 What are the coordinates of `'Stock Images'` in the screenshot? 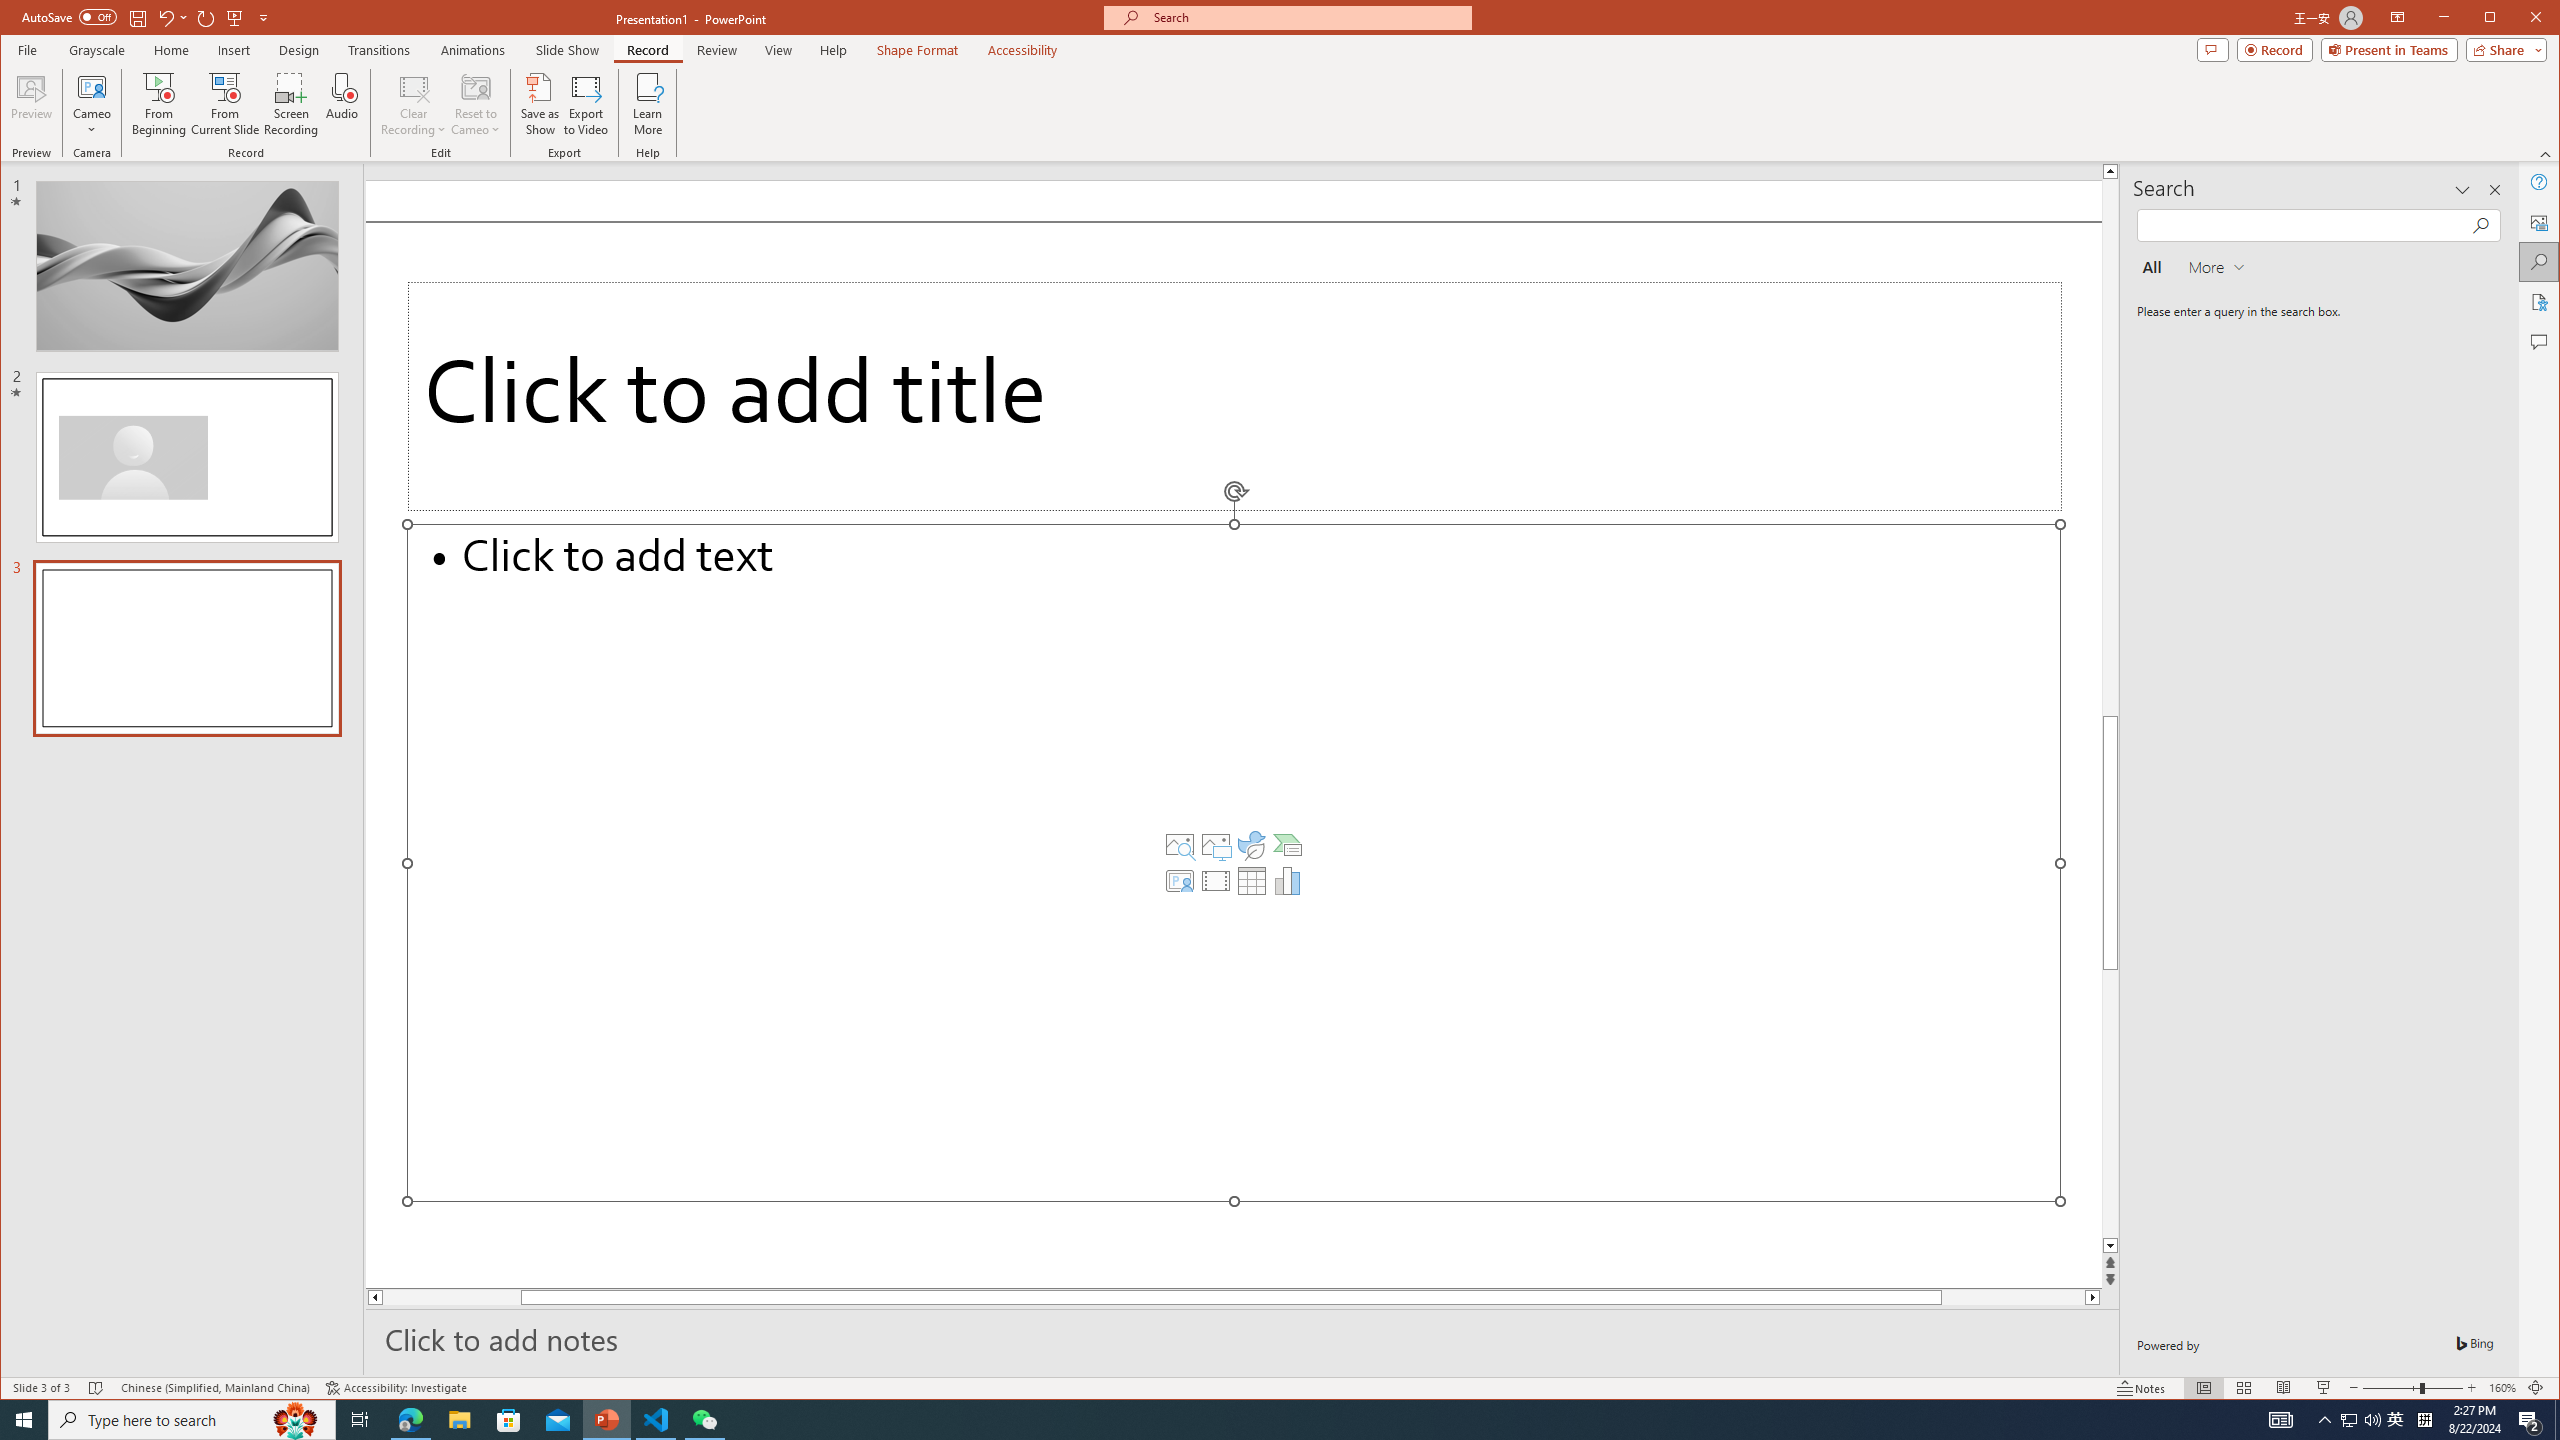 It's located at (1179, 845).